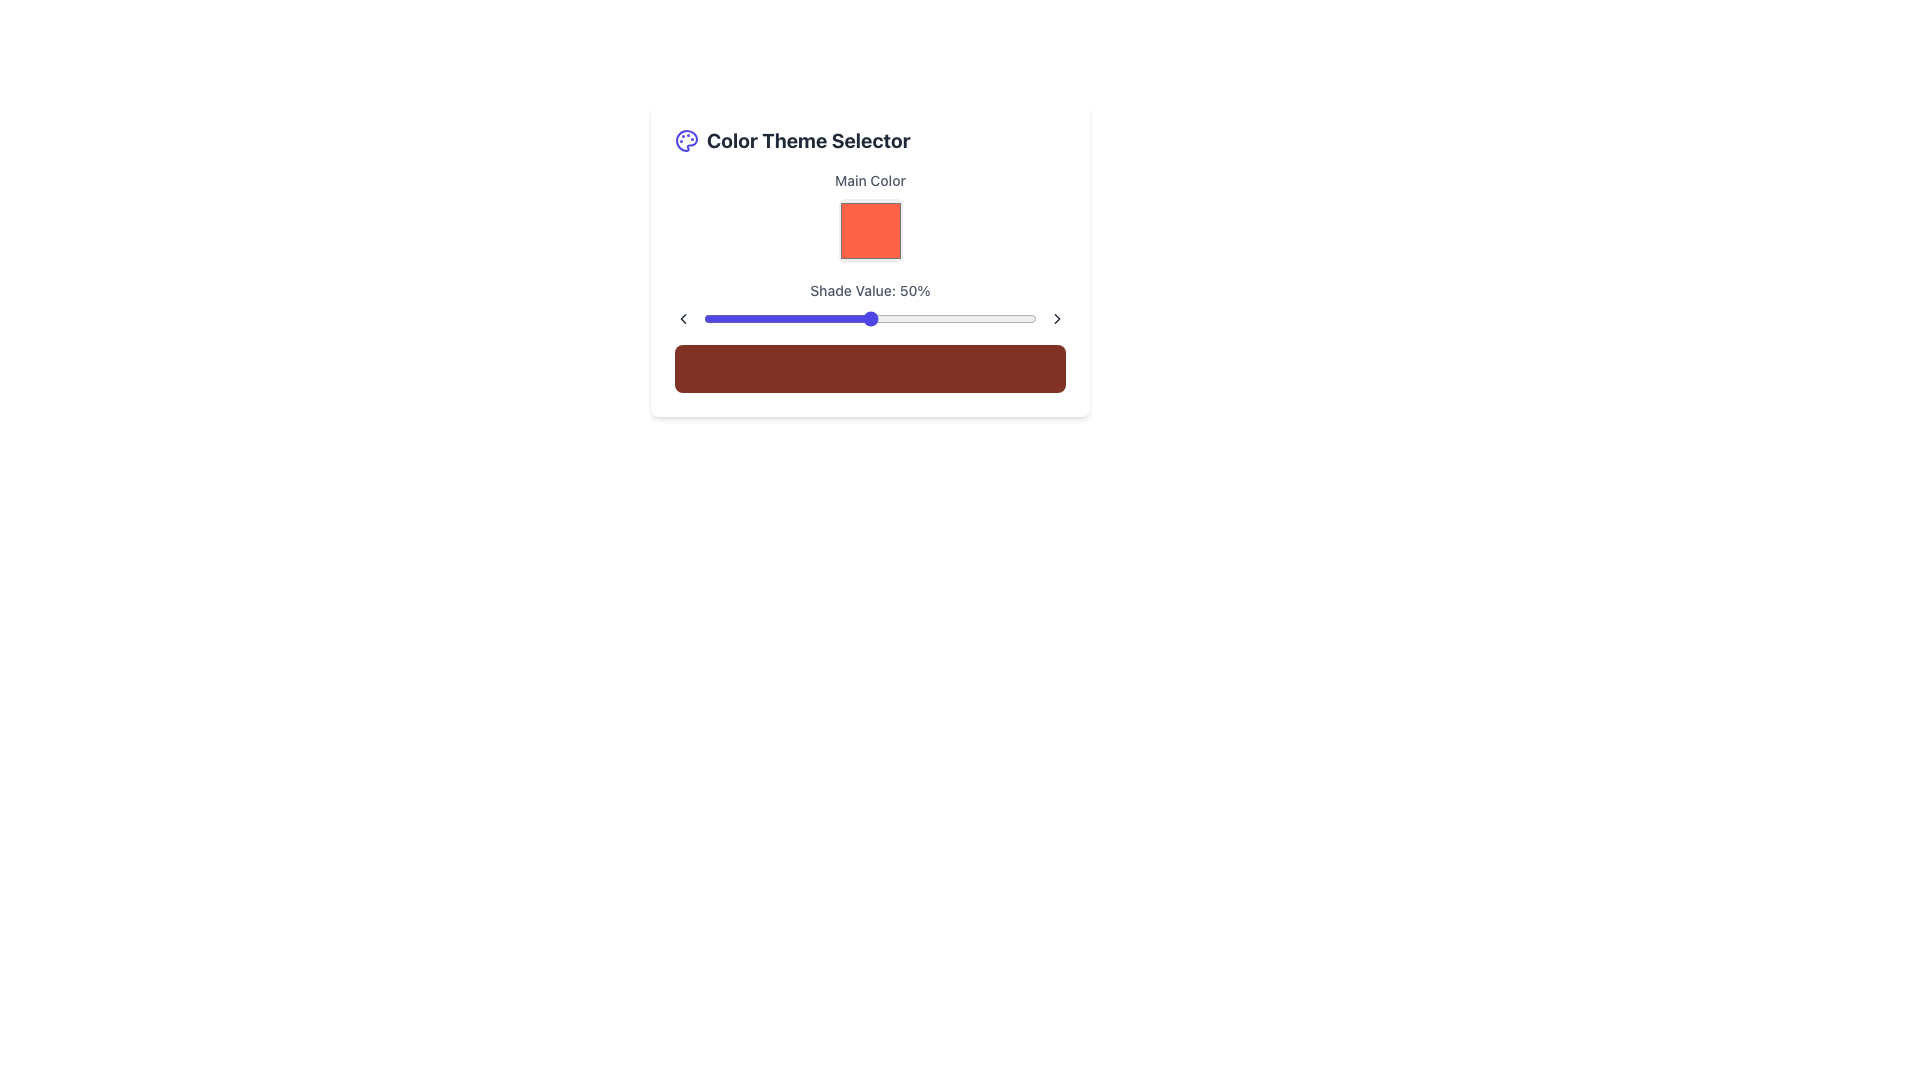 The width and height of the screenshot is (1920, 1080). What do you see at coordinates (1000, 318) in the screenshot?
I see `the shade value` at bounding box center [1000, 318].